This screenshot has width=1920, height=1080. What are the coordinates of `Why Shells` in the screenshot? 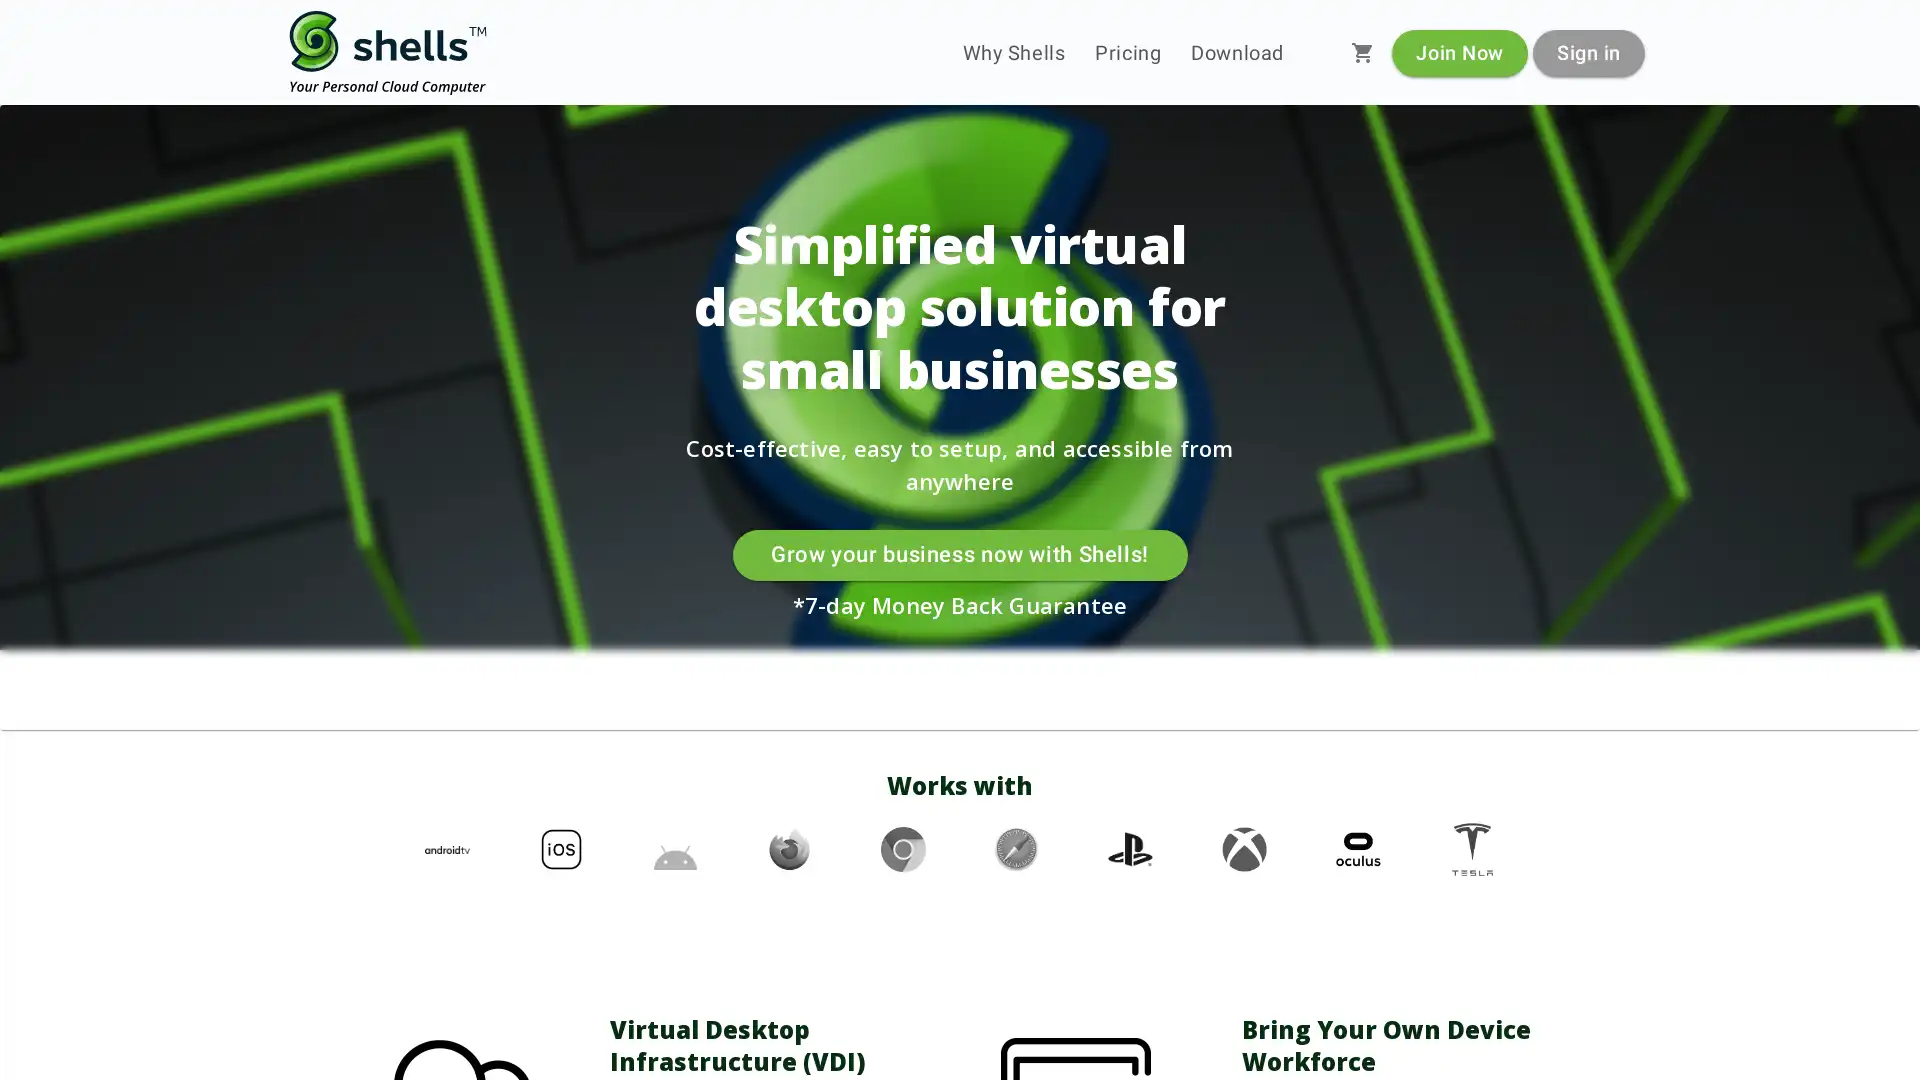 It's located at (1013, 52).